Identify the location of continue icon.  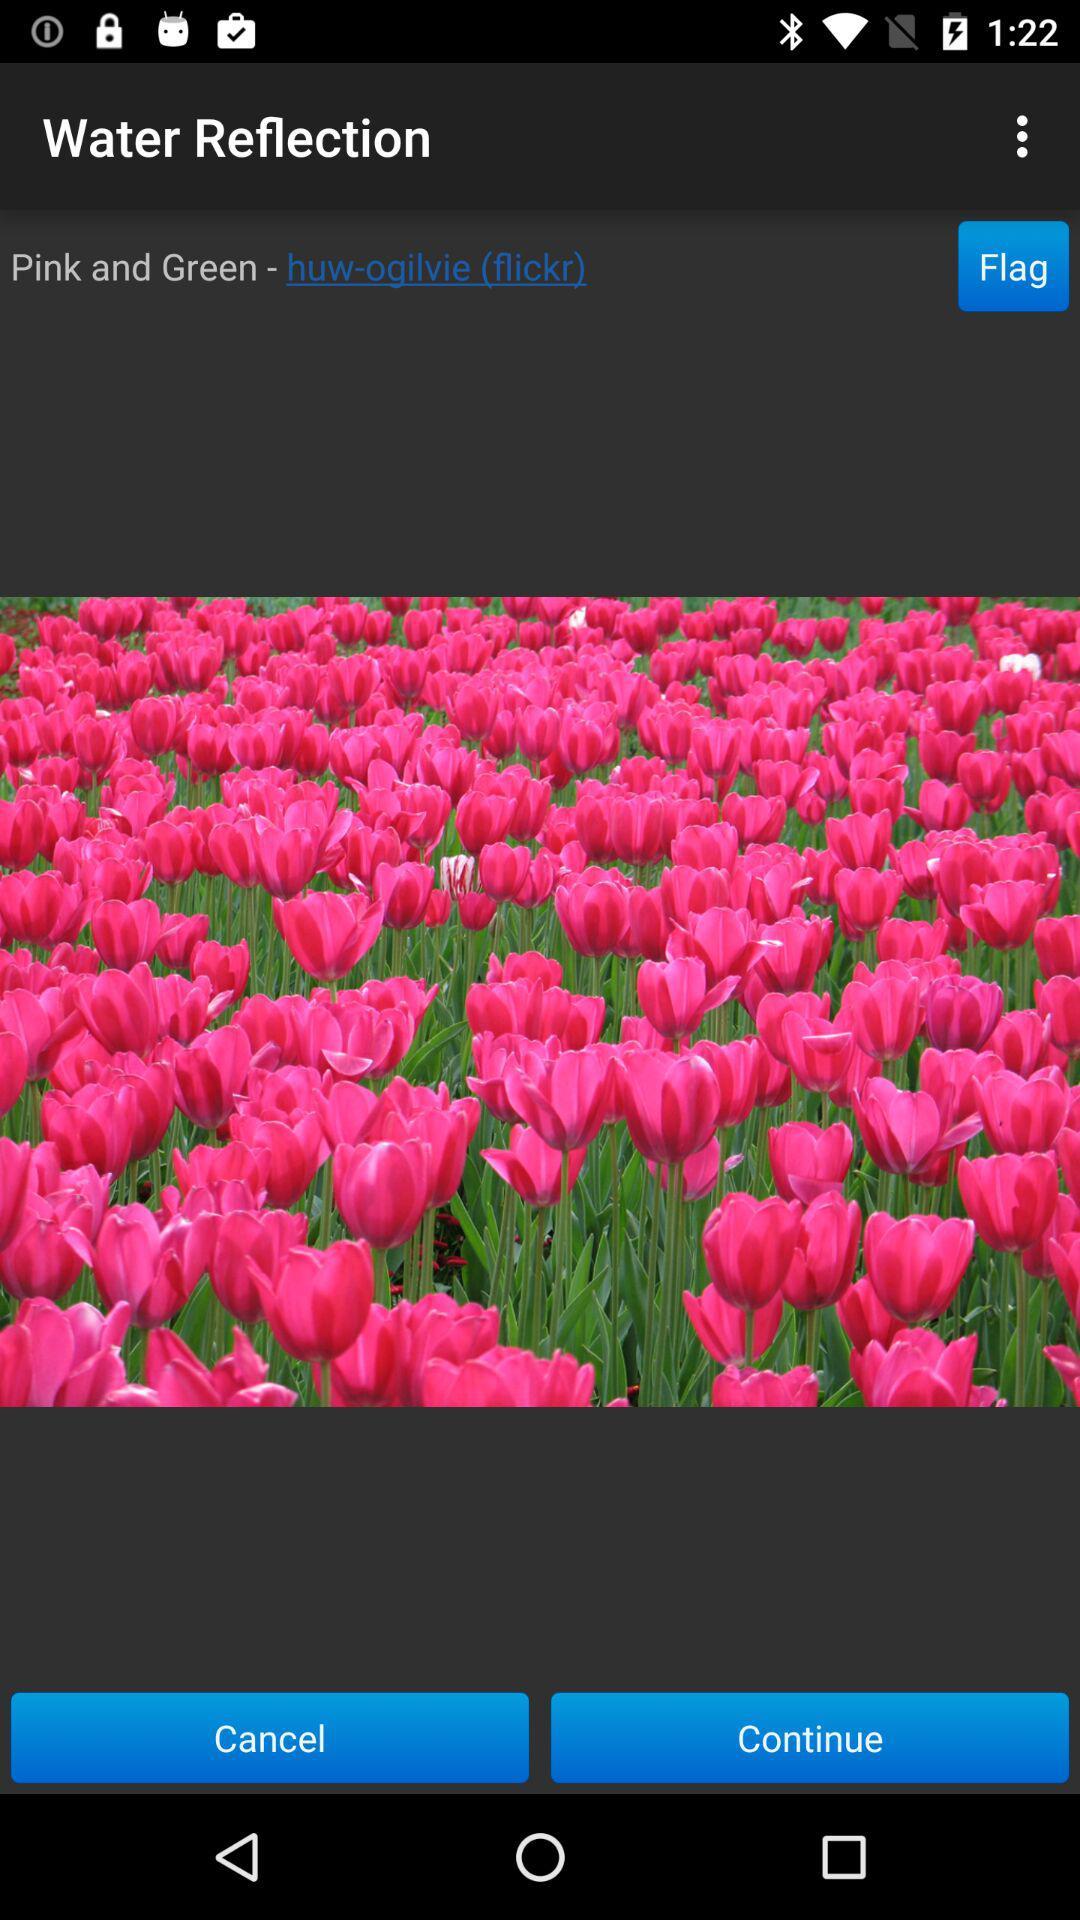
(810, 1736).